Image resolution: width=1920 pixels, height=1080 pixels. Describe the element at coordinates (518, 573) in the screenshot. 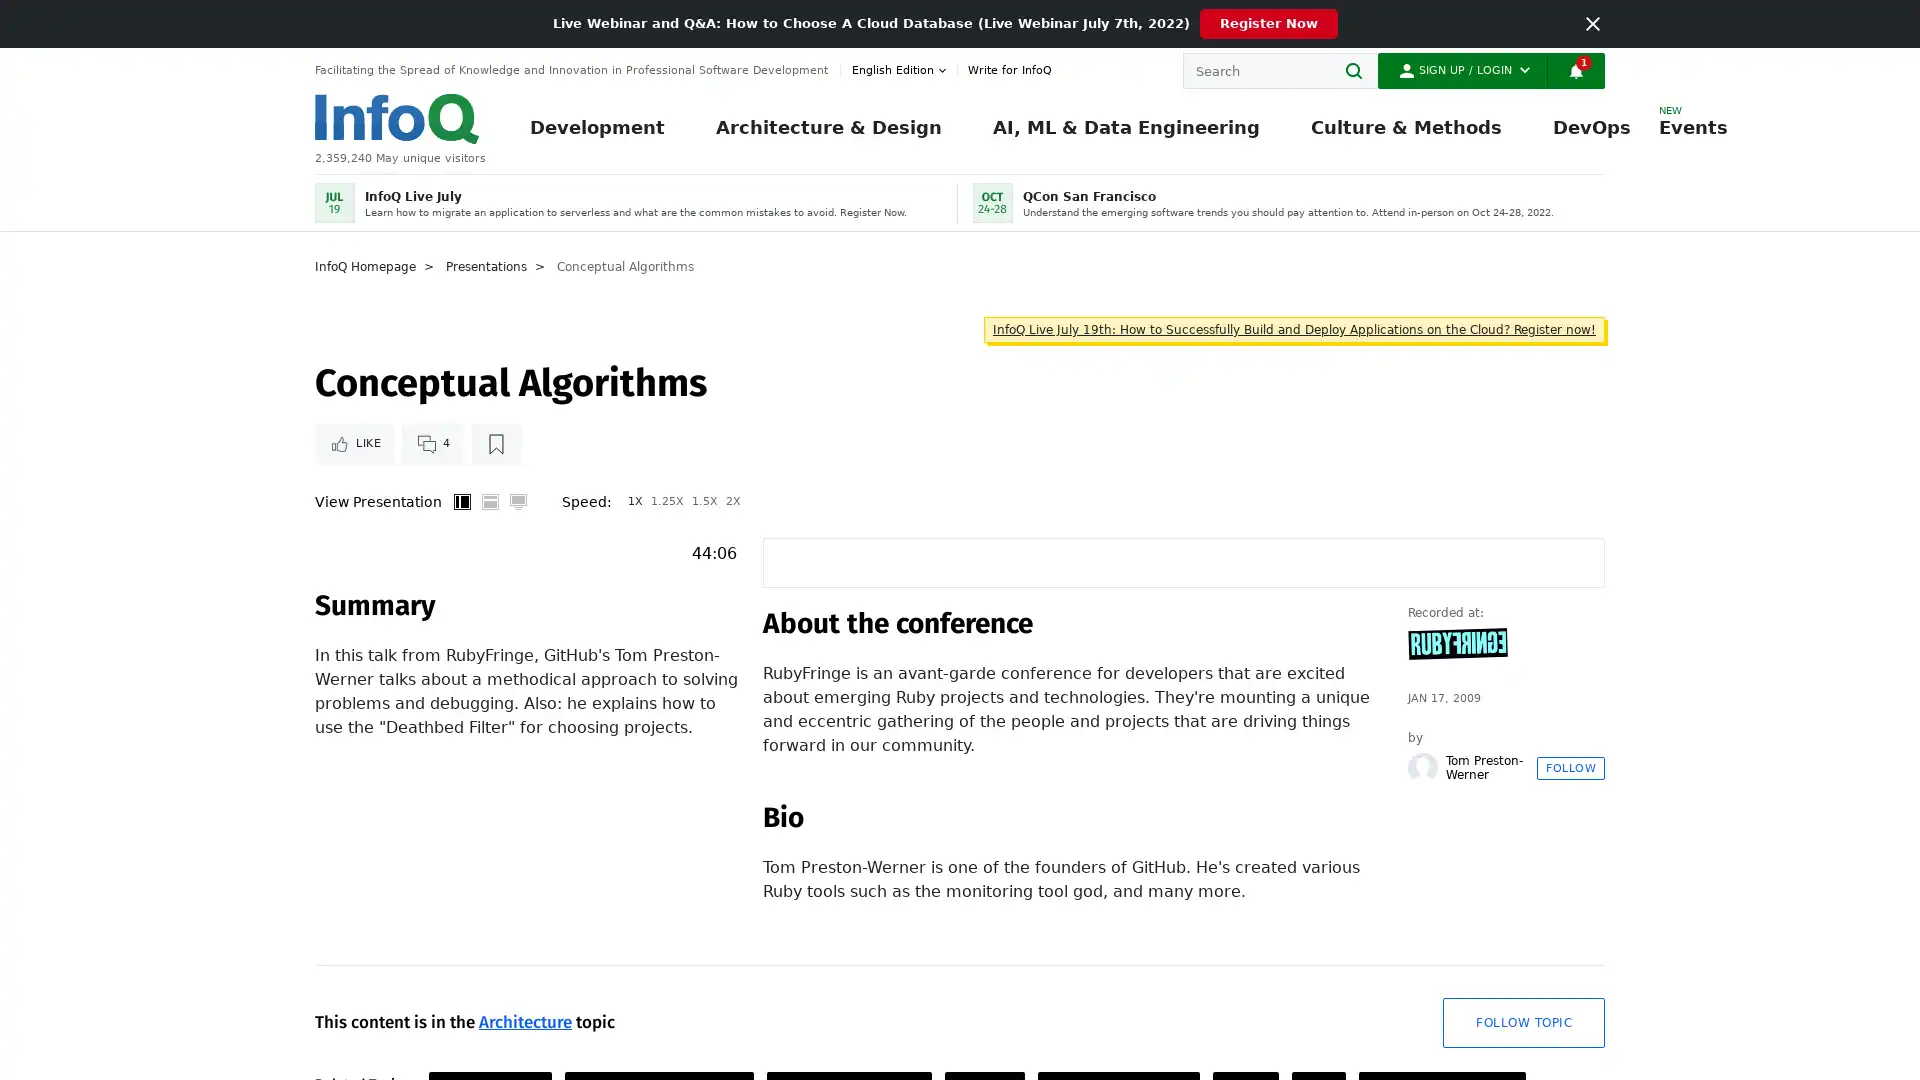

I see `Full` at that location.